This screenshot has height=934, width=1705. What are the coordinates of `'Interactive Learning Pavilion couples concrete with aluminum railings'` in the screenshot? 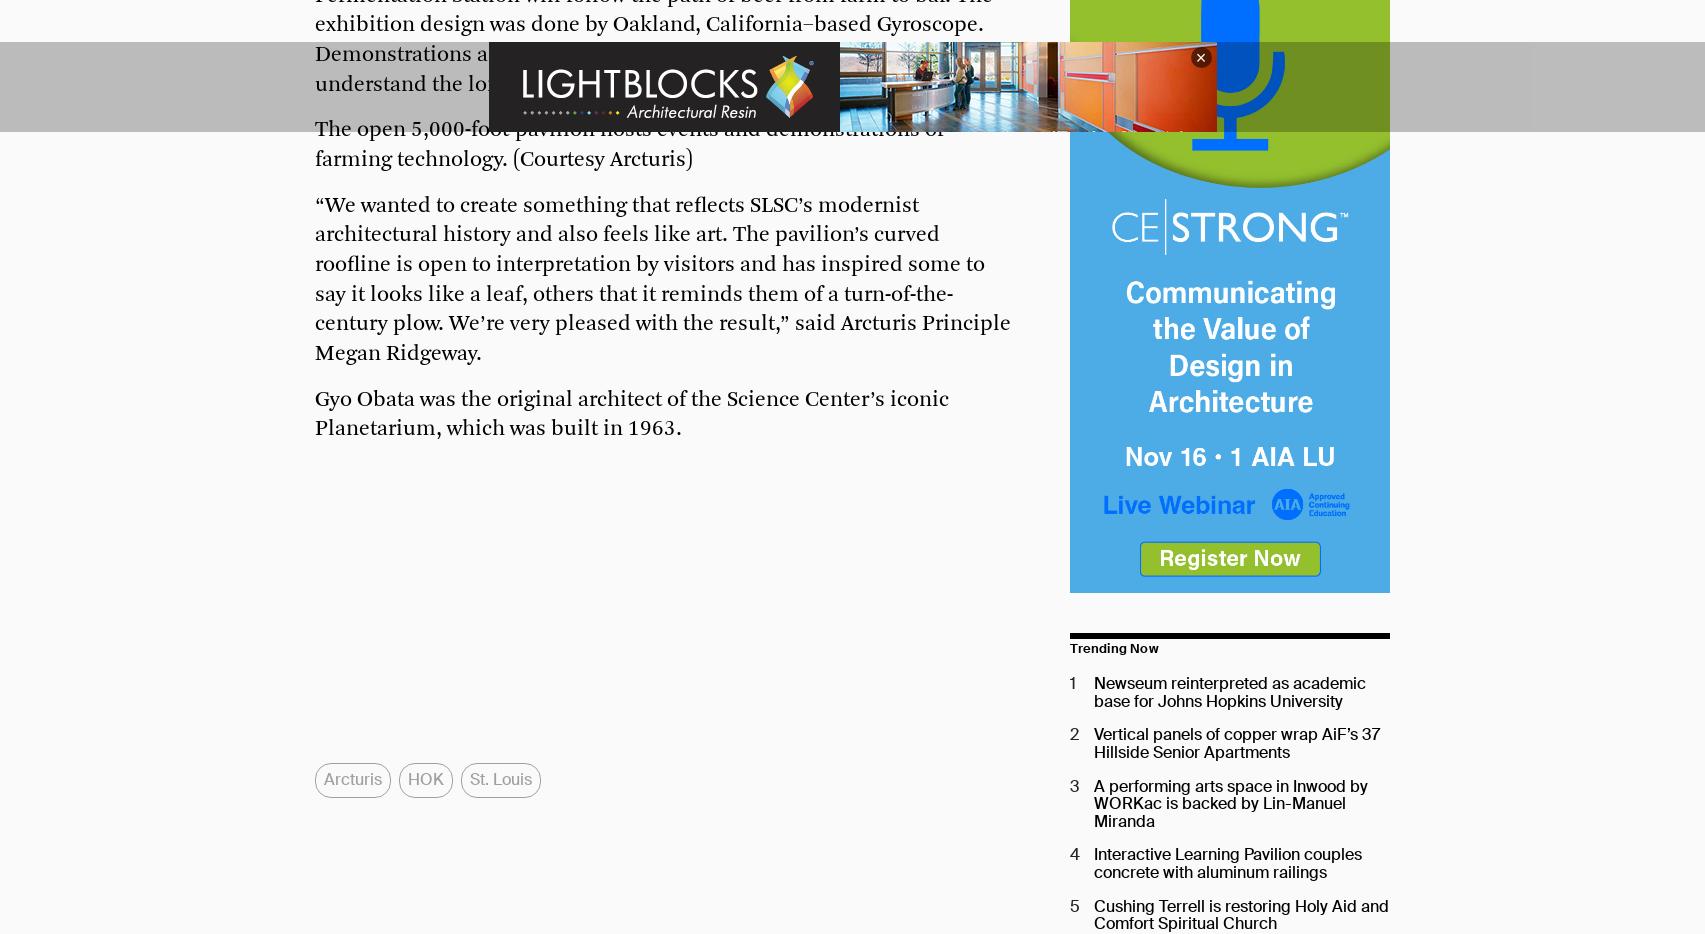 It's located at (1227, 862).